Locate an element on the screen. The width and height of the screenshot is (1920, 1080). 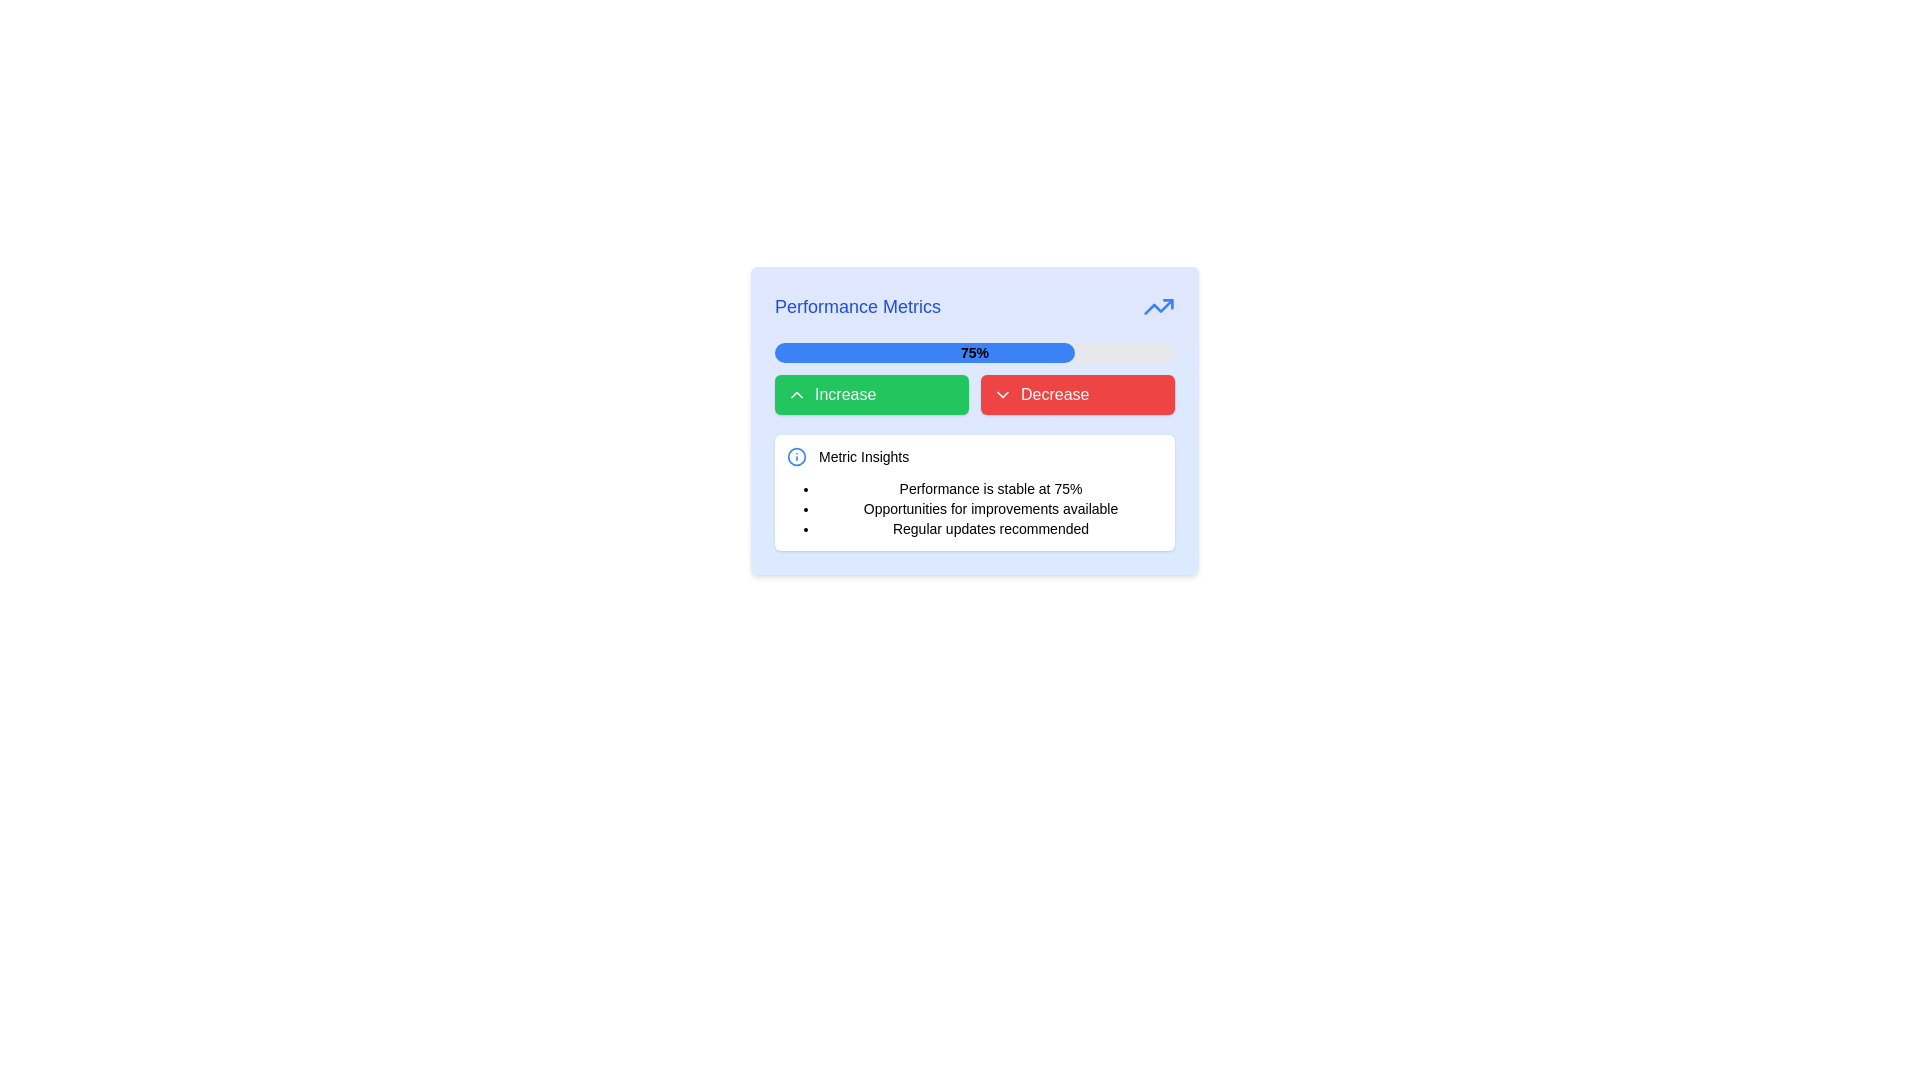
text label containing the phrase 'Regular updates recommended', which is the third item in a bulleted list under 'Metric Insights' is located at coordinates (990, 527).